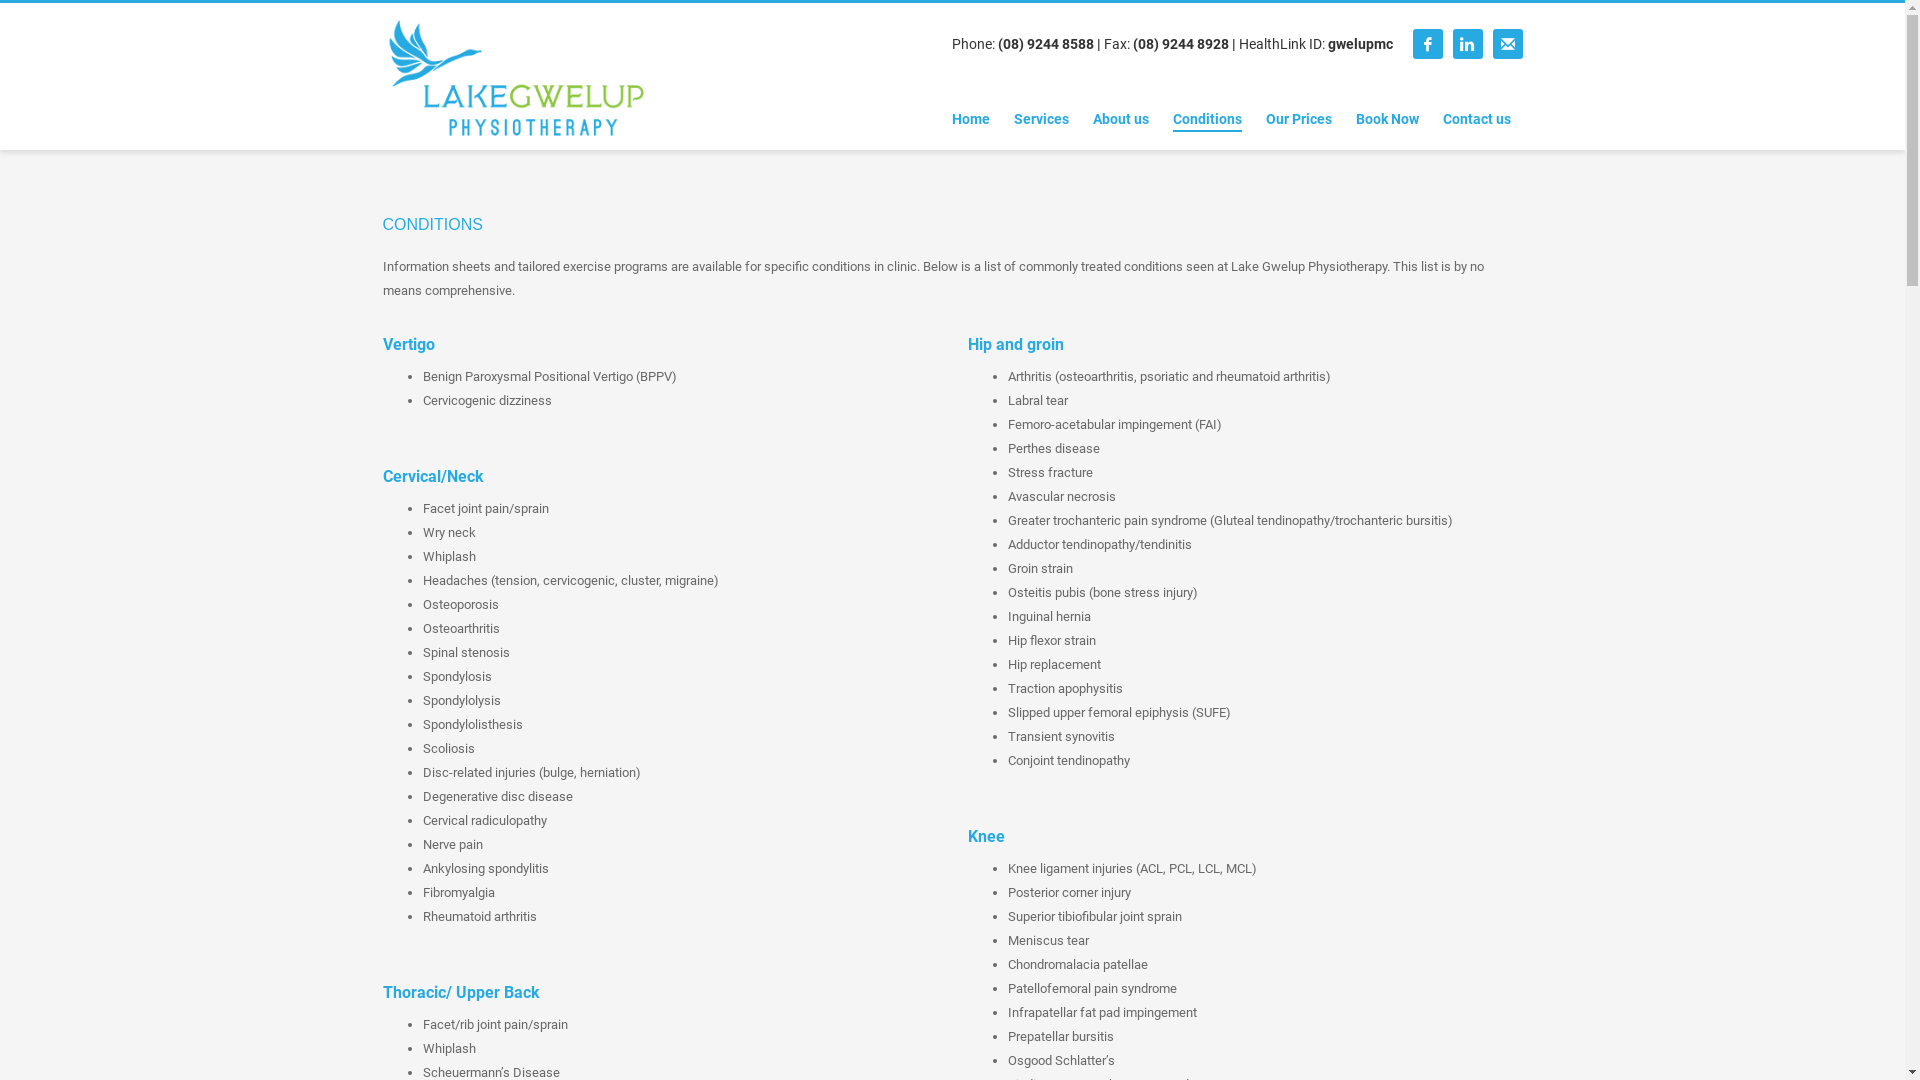 Image resolution: width=1920 pixels, height=1080 pixels. Describe the element at coordinates (950, 43) in the screenshot. I see `'Phone: (08) 9244 8588'` at that location.